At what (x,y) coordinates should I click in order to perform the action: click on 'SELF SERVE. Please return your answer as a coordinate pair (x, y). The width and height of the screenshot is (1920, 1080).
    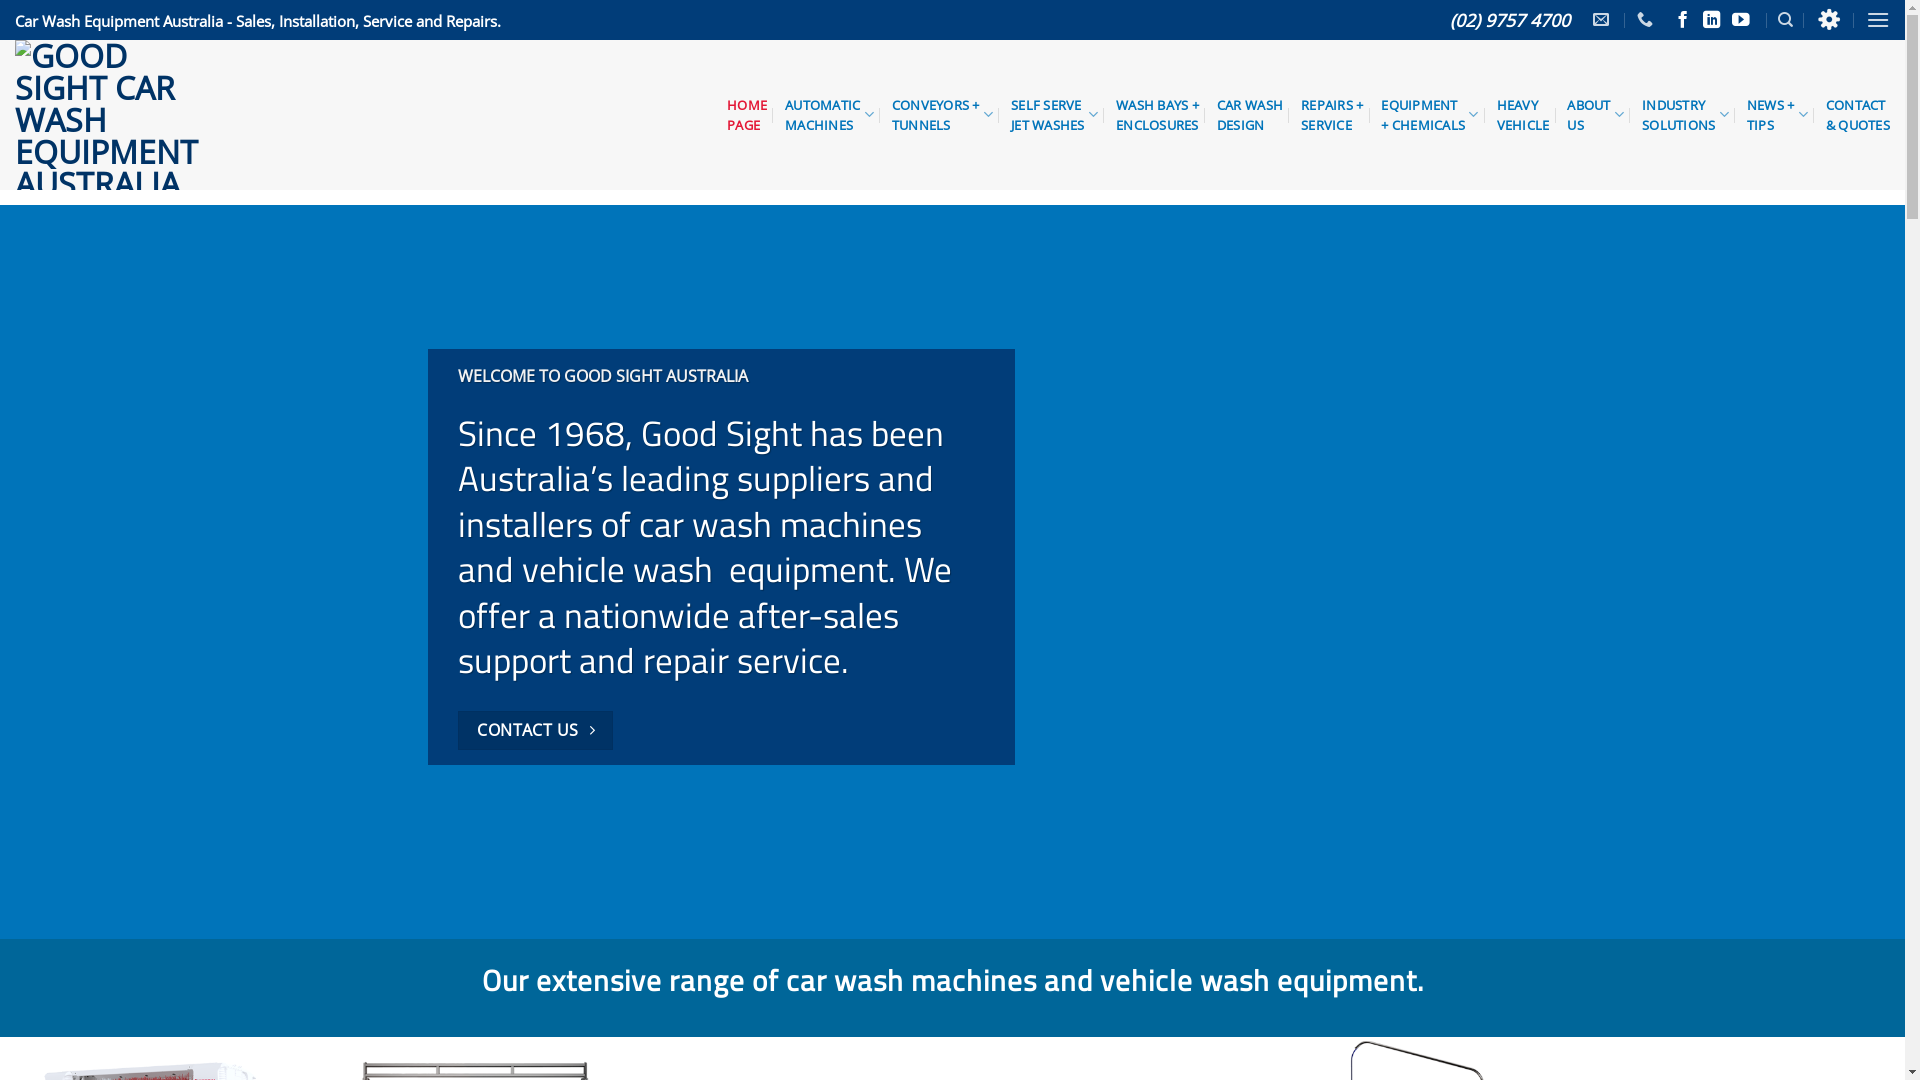
    Looking at the image, I should click on (1053, 115).